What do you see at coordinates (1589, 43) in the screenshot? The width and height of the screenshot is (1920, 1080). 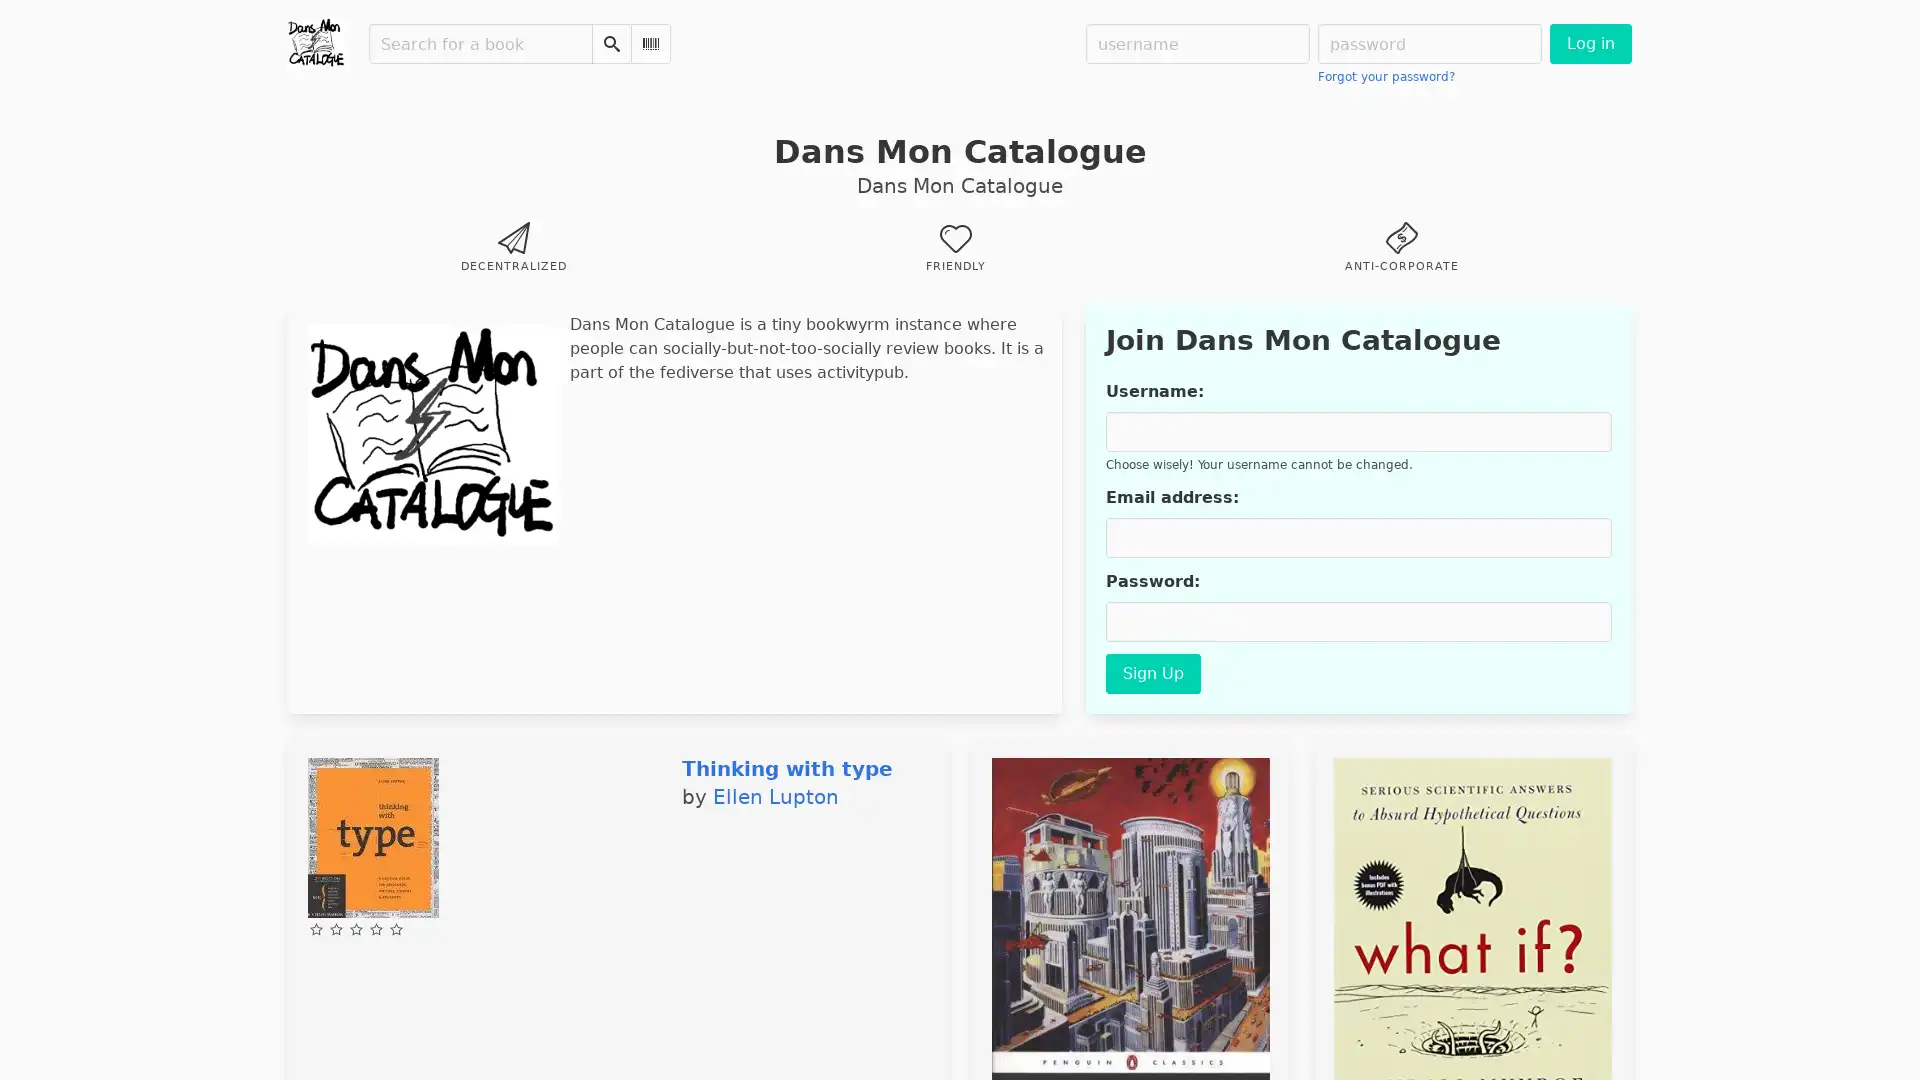 I see `Log in` at bounding box center [1589, 43].